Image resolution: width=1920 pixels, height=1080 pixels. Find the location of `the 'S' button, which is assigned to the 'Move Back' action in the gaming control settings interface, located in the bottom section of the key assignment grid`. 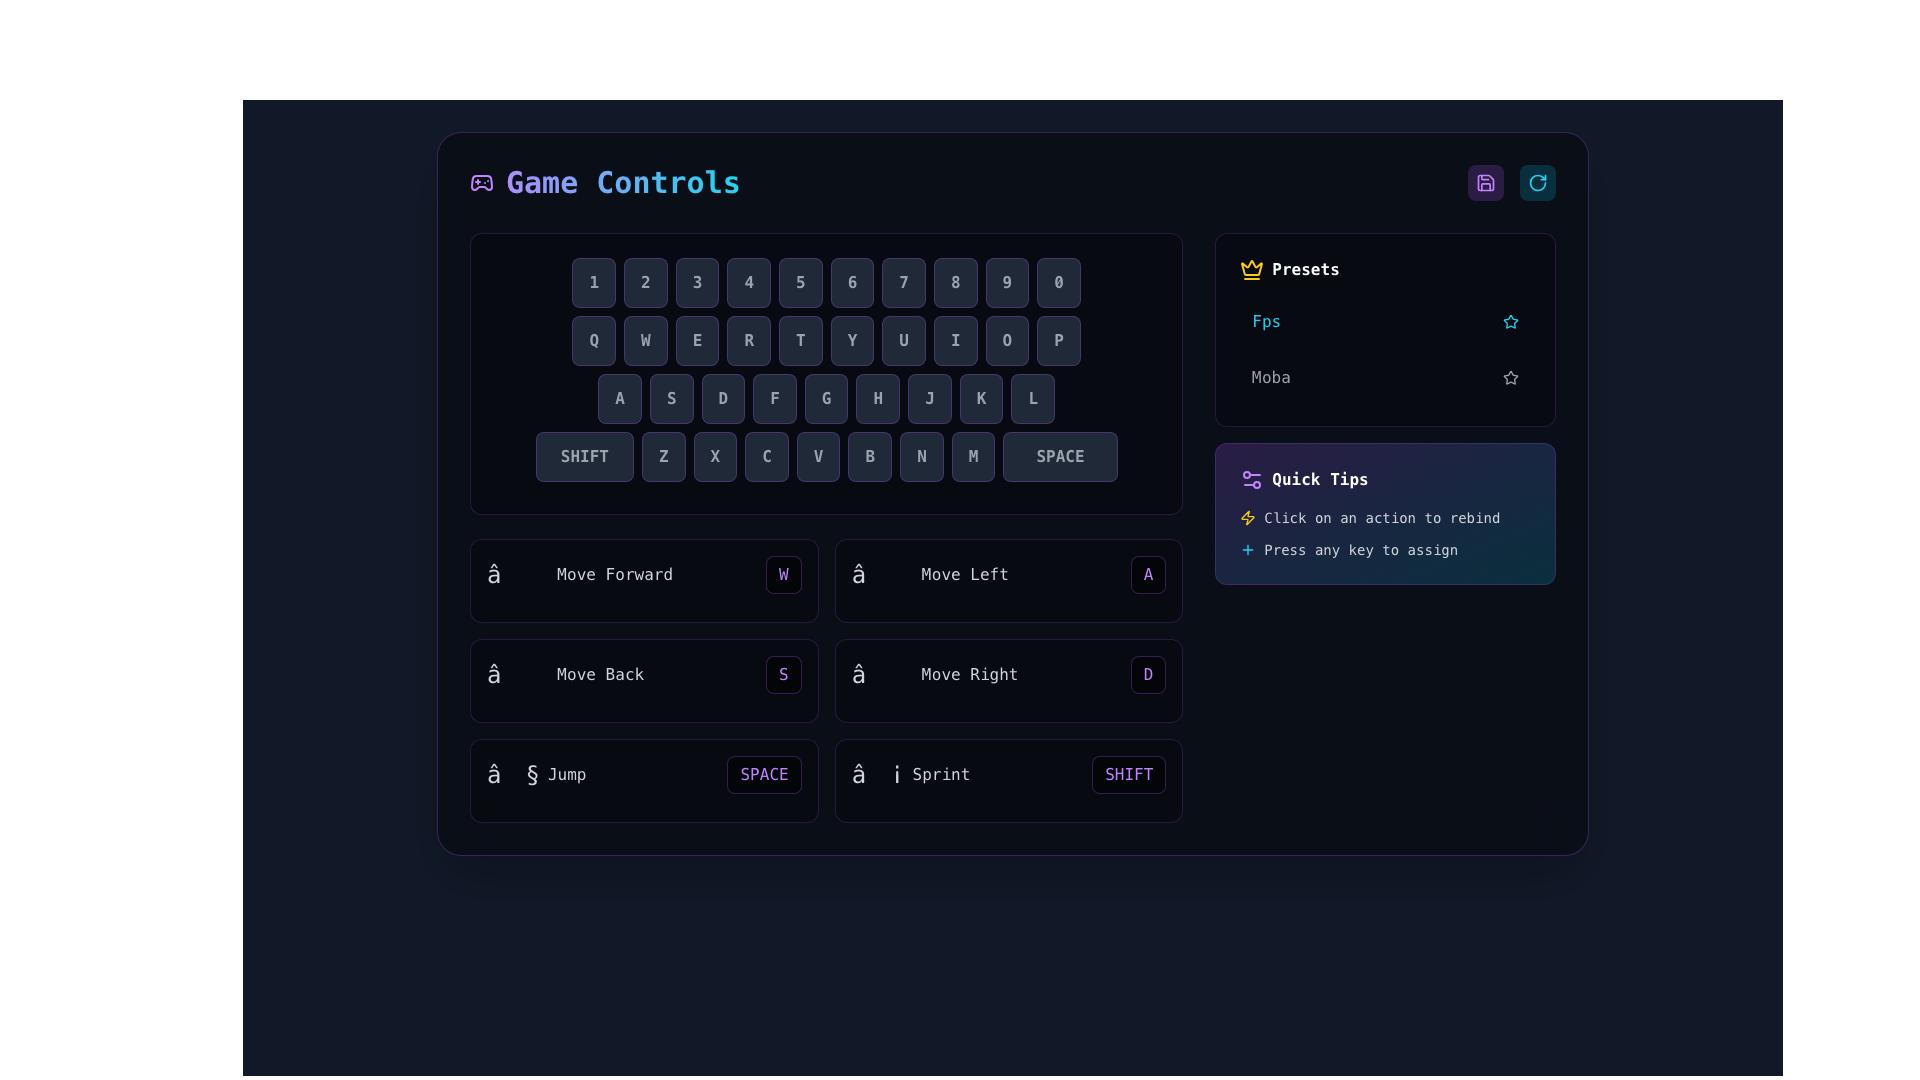

the 'S' button, which is assigned to the 'Move Back' action in the gaming control settings interface, located in the bottom section of the key assignment grid is located at coordinates (782, 675).